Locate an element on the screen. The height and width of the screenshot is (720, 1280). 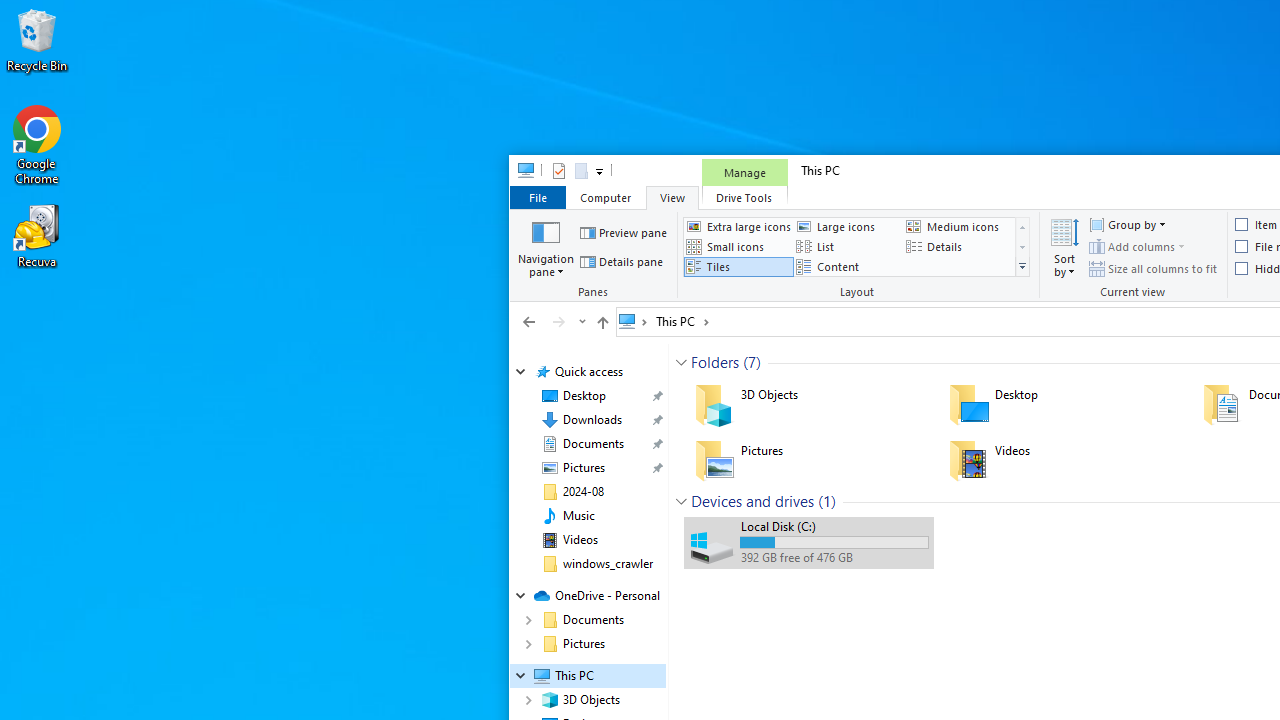
'Customize Quick Access Toolbar' is located at coordinates (598, 170).